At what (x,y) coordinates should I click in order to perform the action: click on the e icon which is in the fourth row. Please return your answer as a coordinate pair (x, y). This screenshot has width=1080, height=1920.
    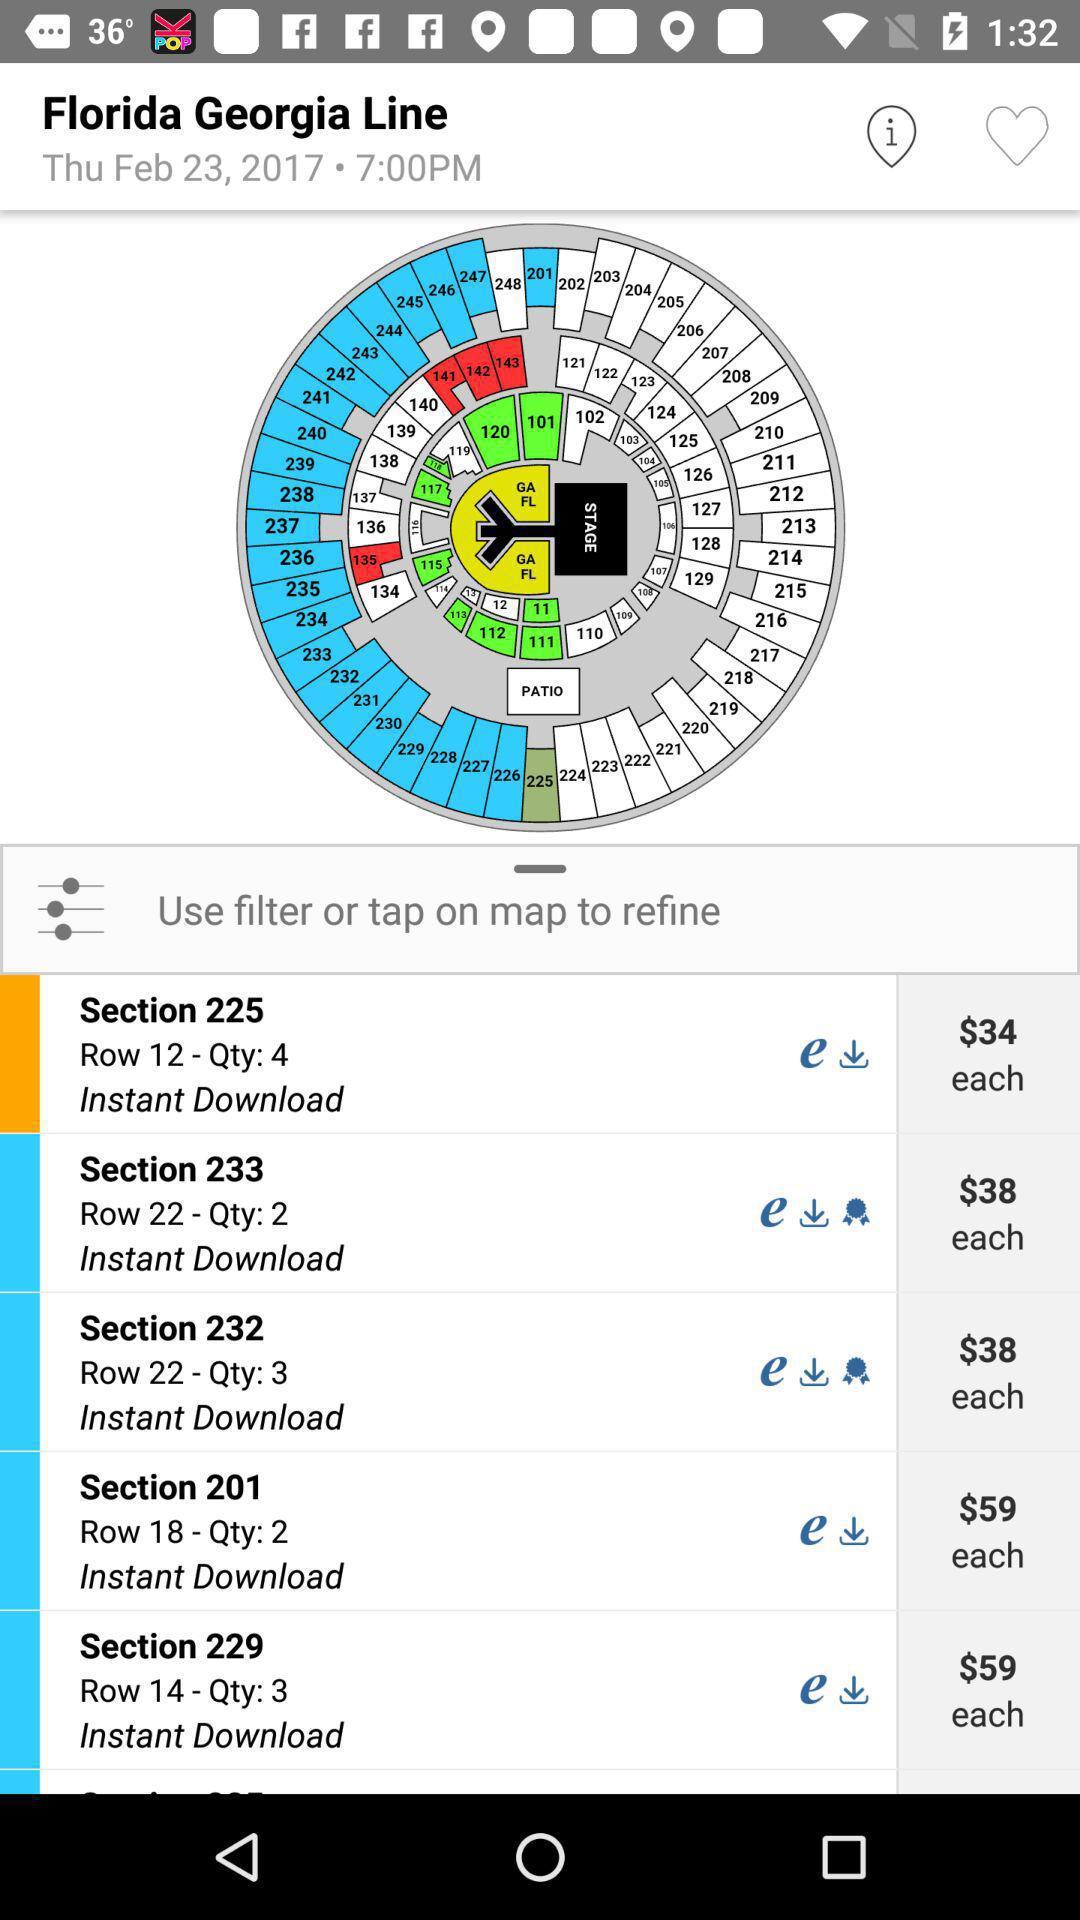
    Looking at the image, I should click on (813, 1529).